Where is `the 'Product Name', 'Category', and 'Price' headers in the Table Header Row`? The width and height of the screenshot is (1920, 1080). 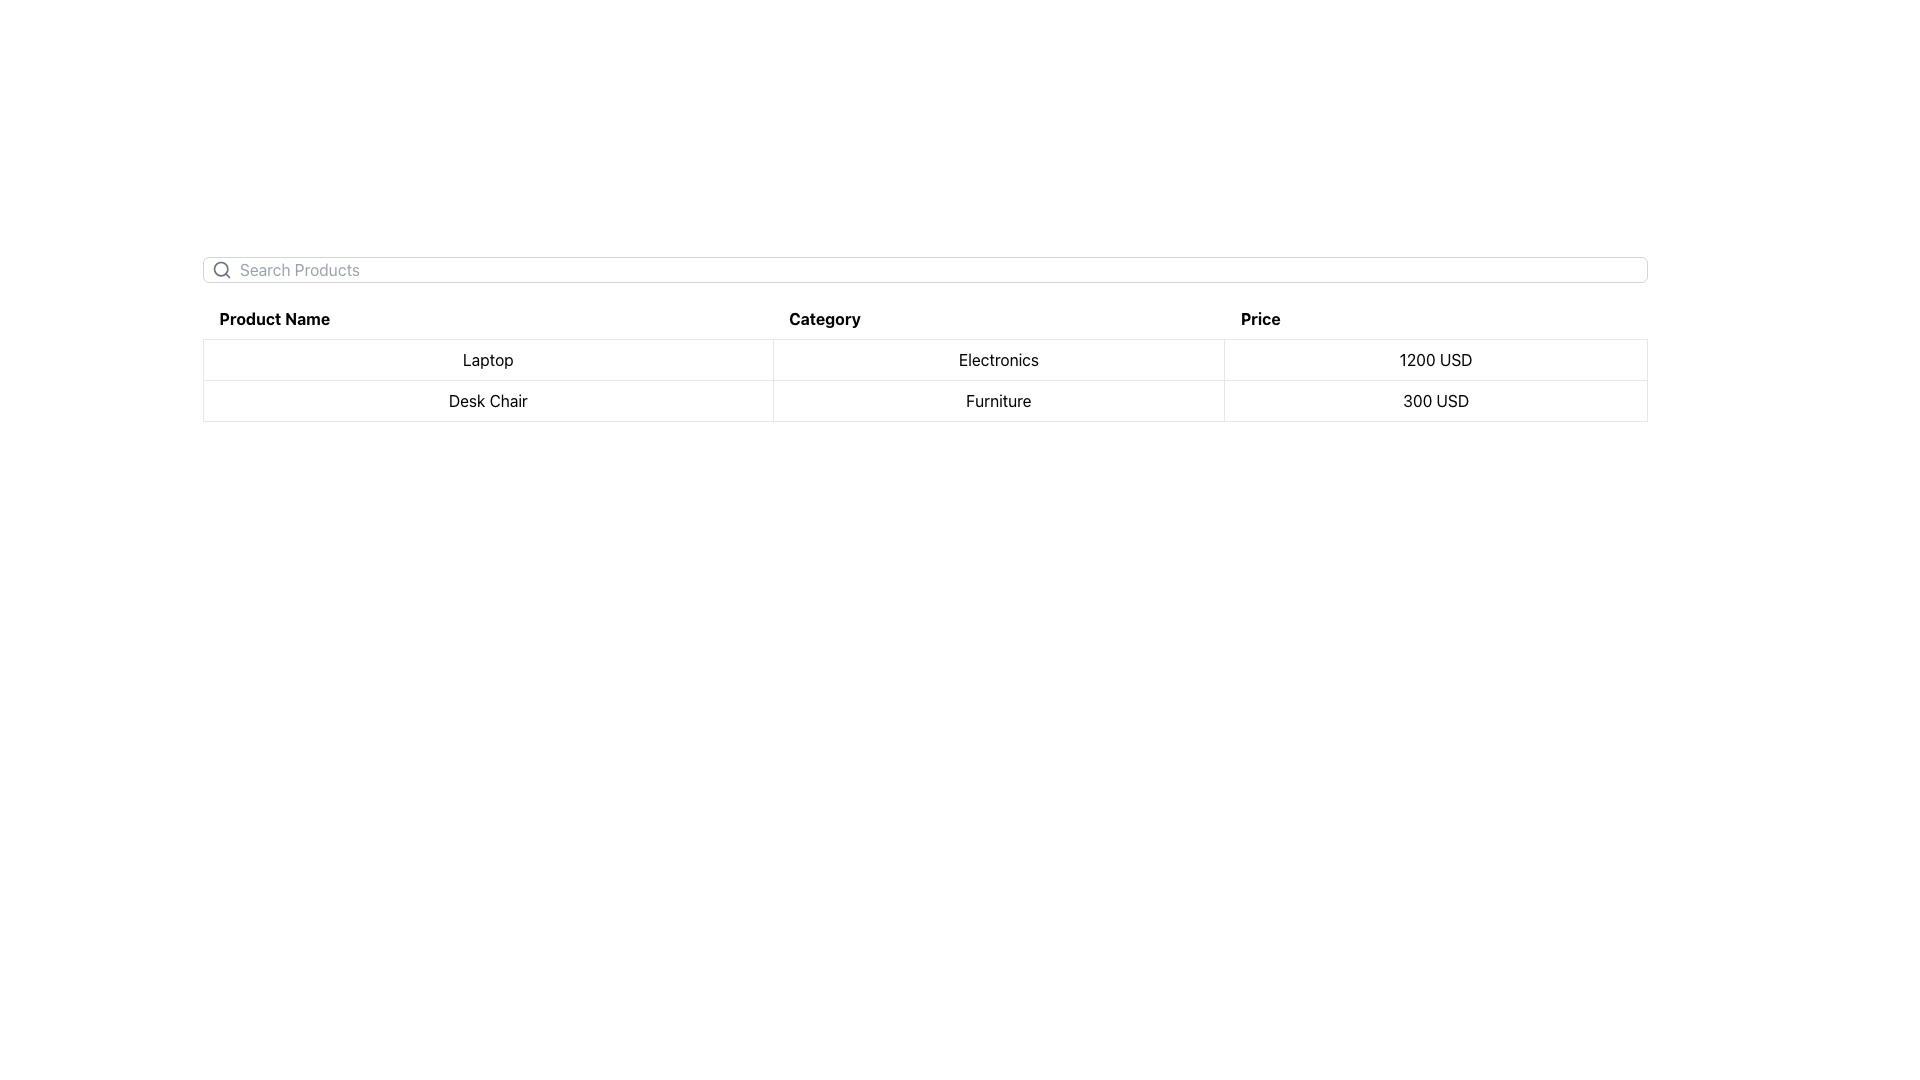
the 'Product Name', 'Category', and 'Price' headers in the Table Header Row is located at coordinates (924, 318).